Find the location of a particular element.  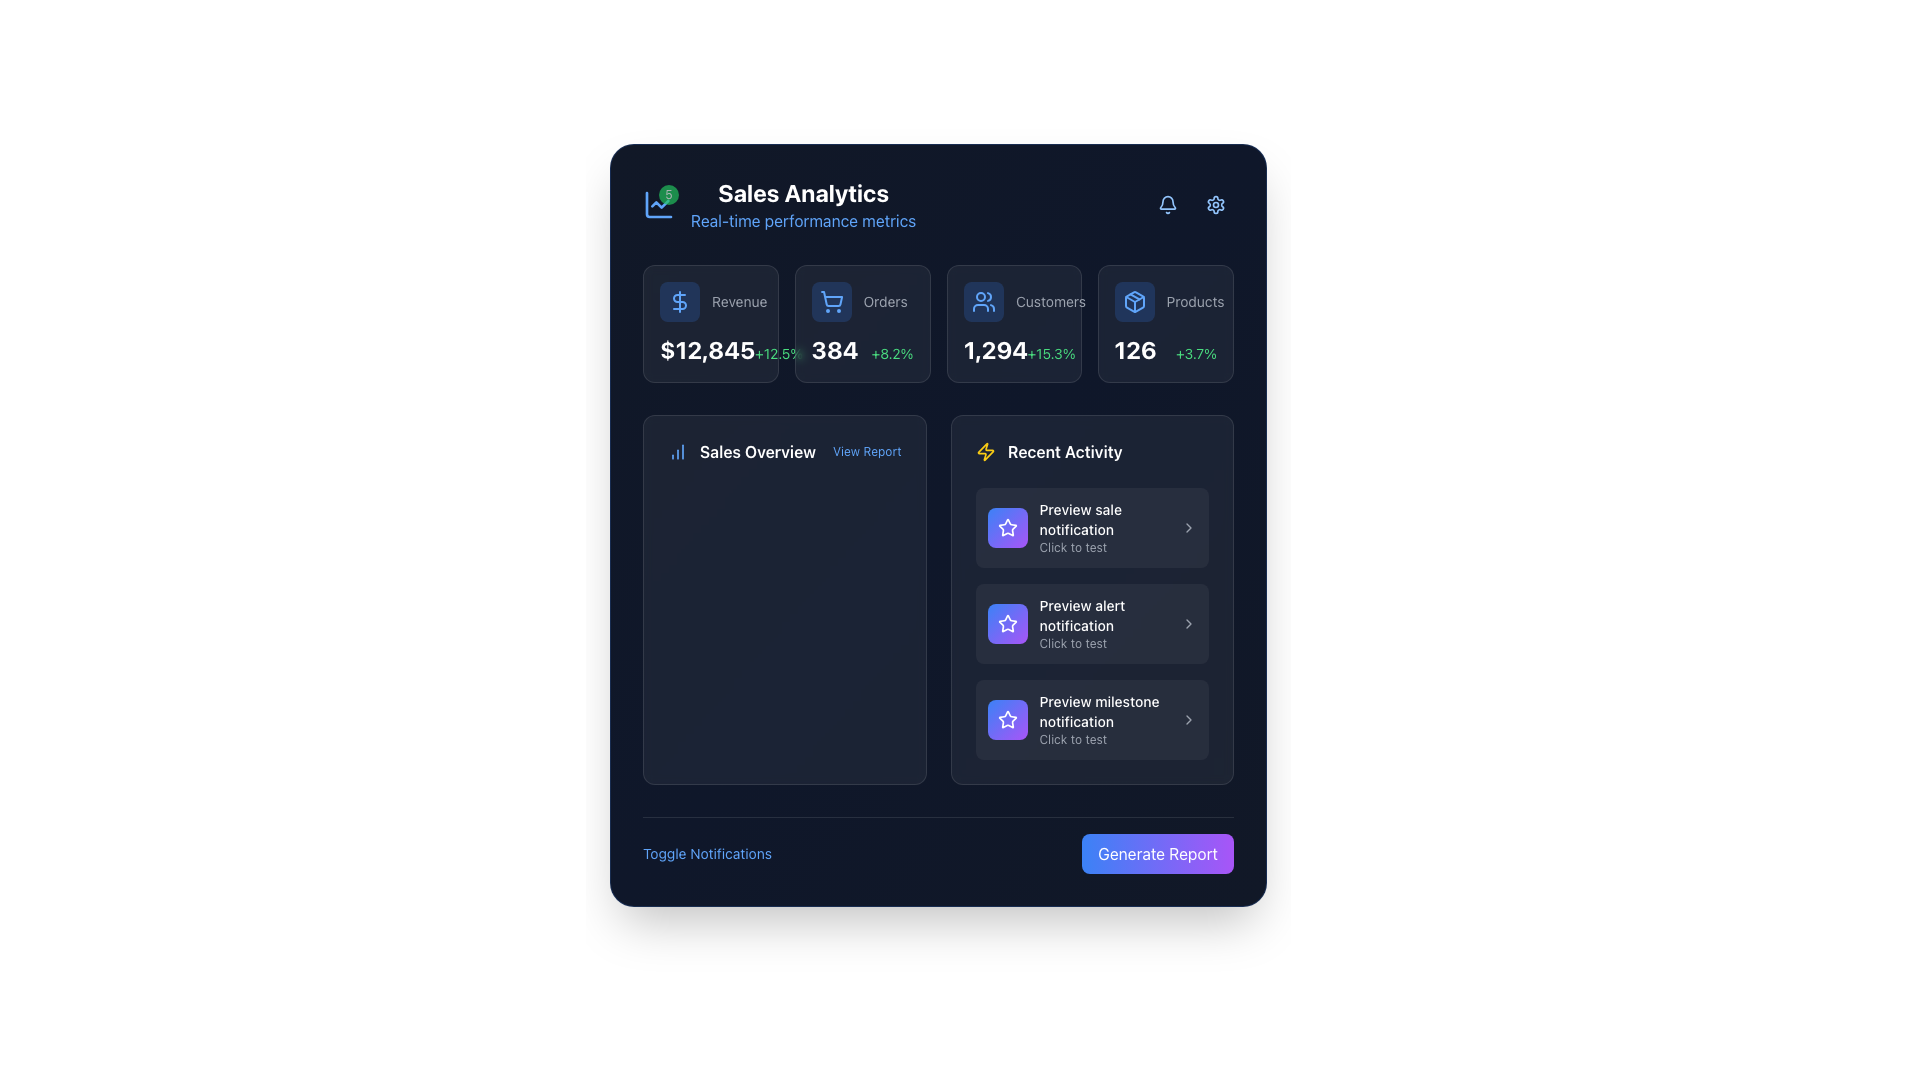

the first interactive list item that features a star graphic and the text 'Preview sale notification' is located at coordinates (1091, 527).